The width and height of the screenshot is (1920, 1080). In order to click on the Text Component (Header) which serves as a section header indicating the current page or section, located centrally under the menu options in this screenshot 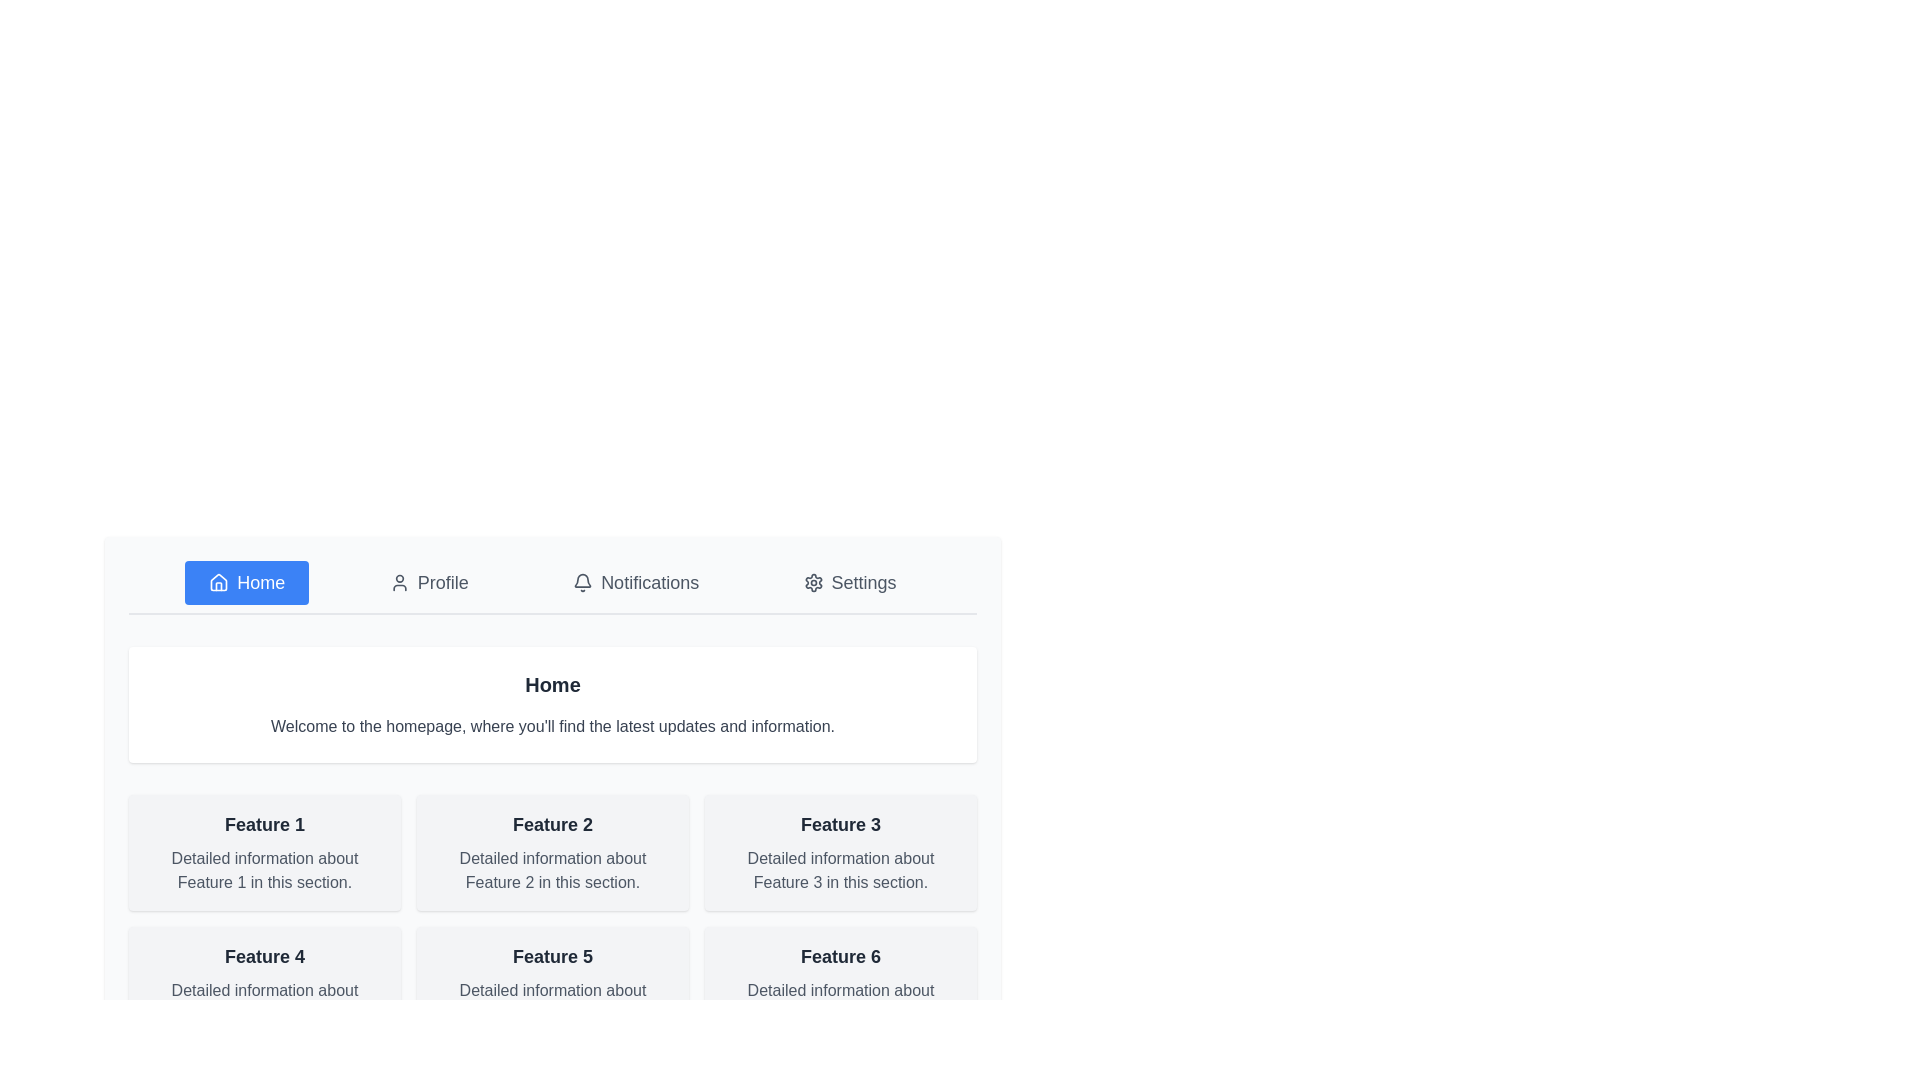, I will do `click(552, 684)`.